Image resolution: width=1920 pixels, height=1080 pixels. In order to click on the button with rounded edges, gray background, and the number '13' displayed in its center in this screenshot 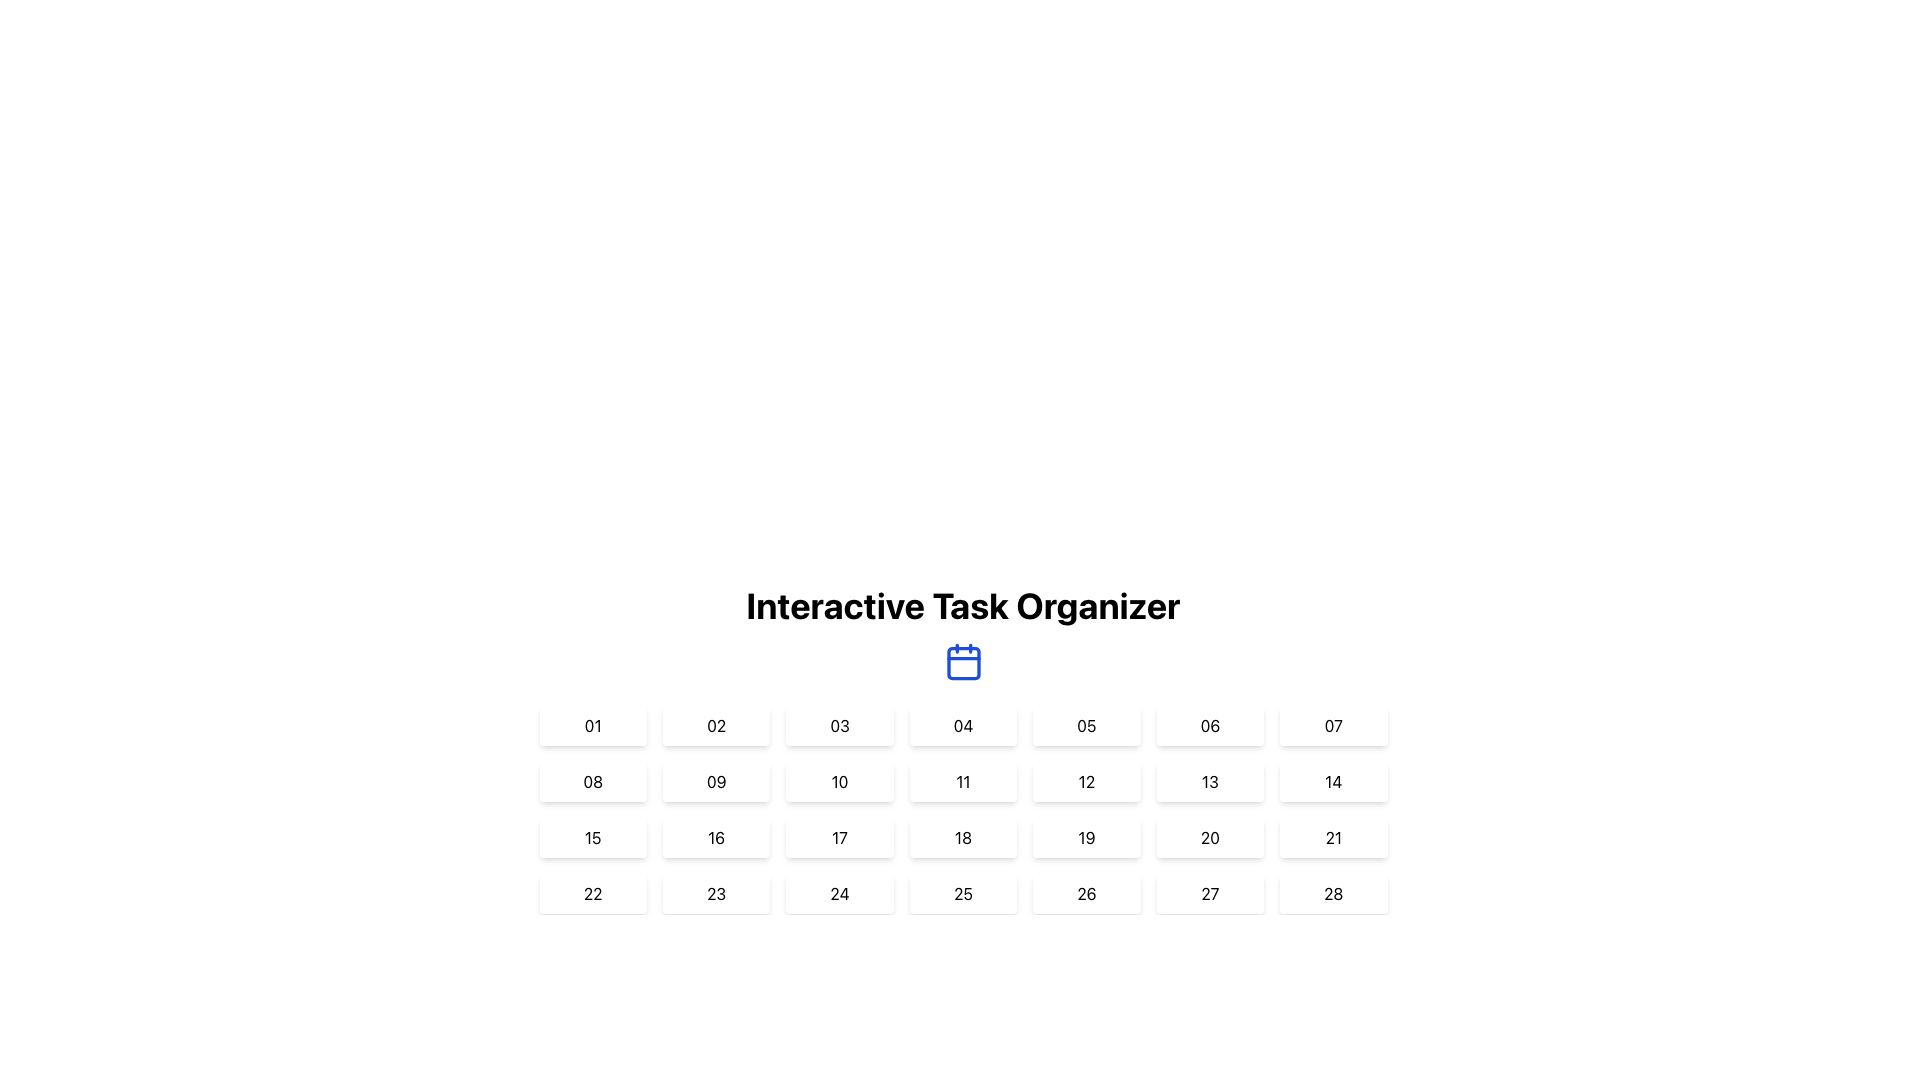, I will do `click(1208, 781)`.